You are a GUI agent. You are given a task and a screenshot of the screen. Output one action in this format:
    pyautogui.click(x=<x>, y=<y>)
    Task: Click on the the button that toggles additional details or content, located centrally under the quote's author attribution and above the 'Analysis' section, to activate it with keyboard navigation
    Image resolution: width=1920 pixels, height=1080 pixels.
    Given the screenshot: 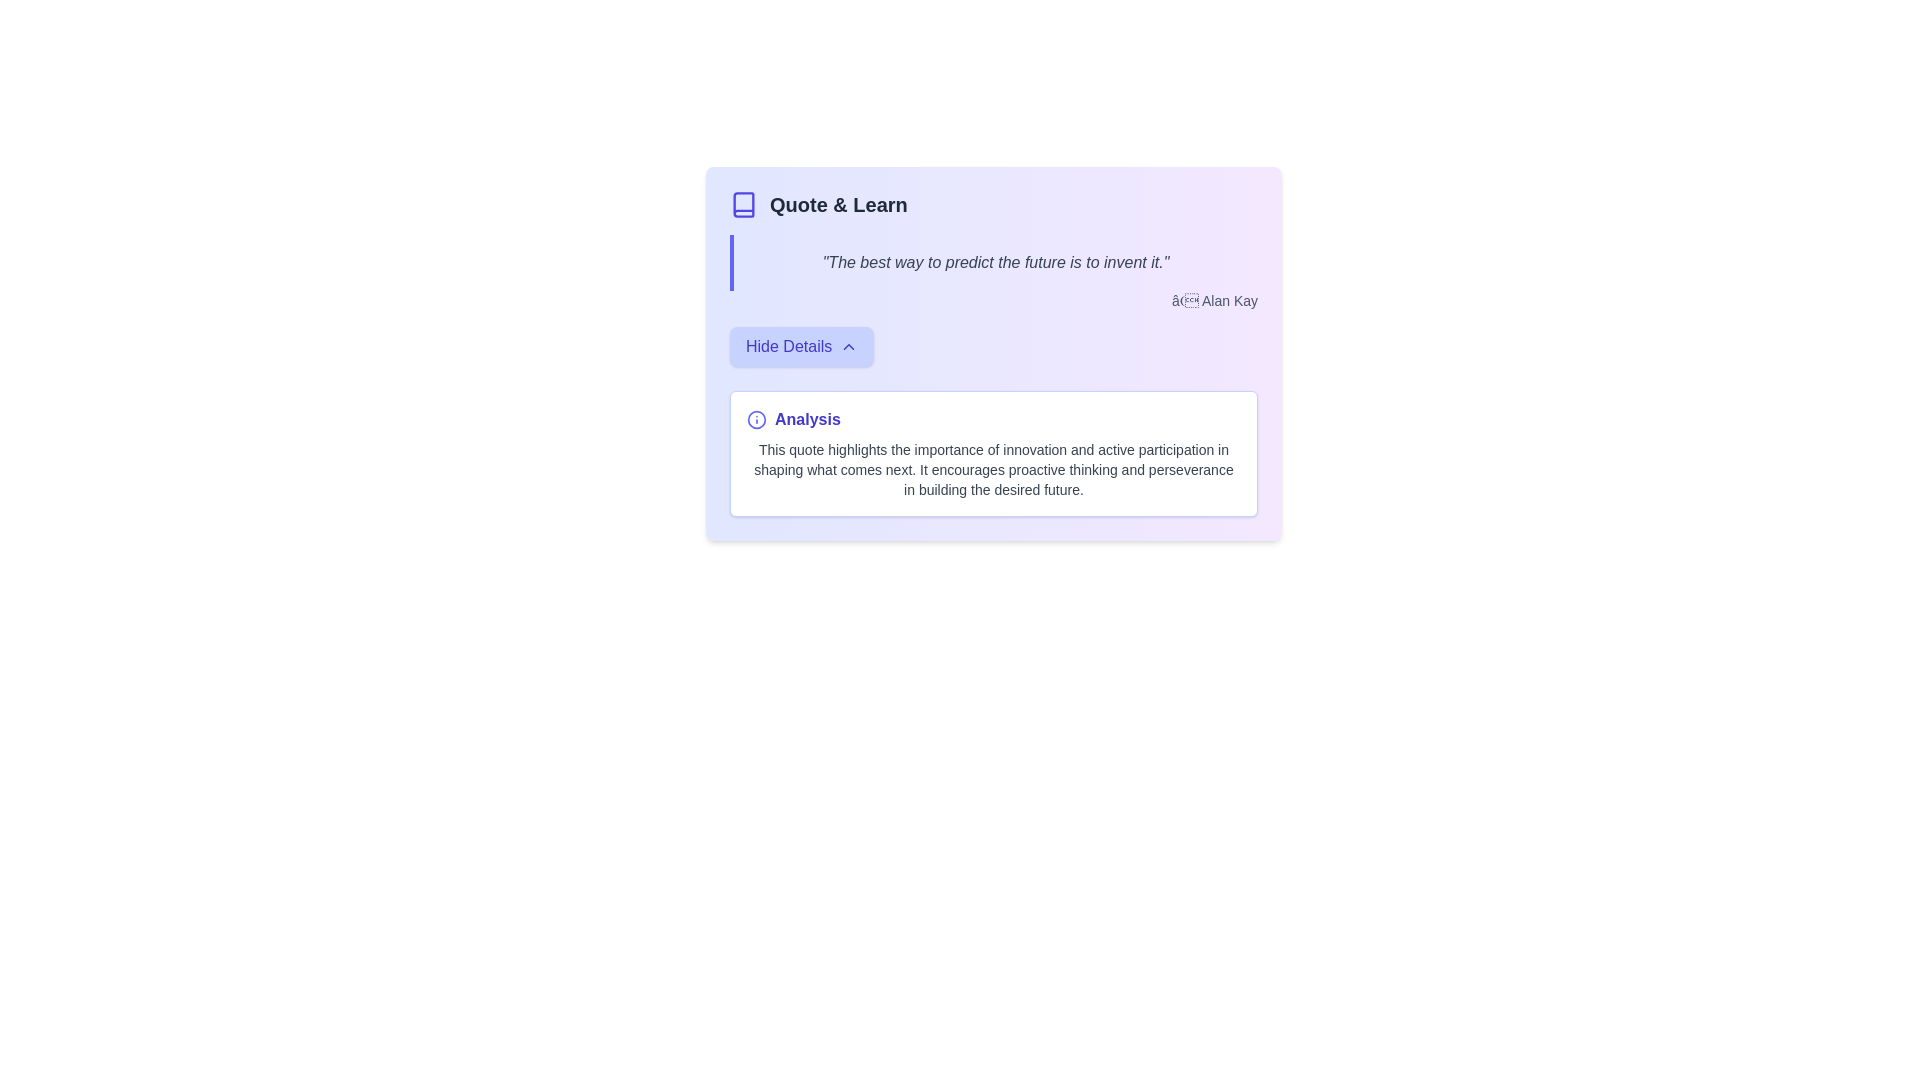 What is the action you would take?
    pyautogui.click(x=802, y=346)
    